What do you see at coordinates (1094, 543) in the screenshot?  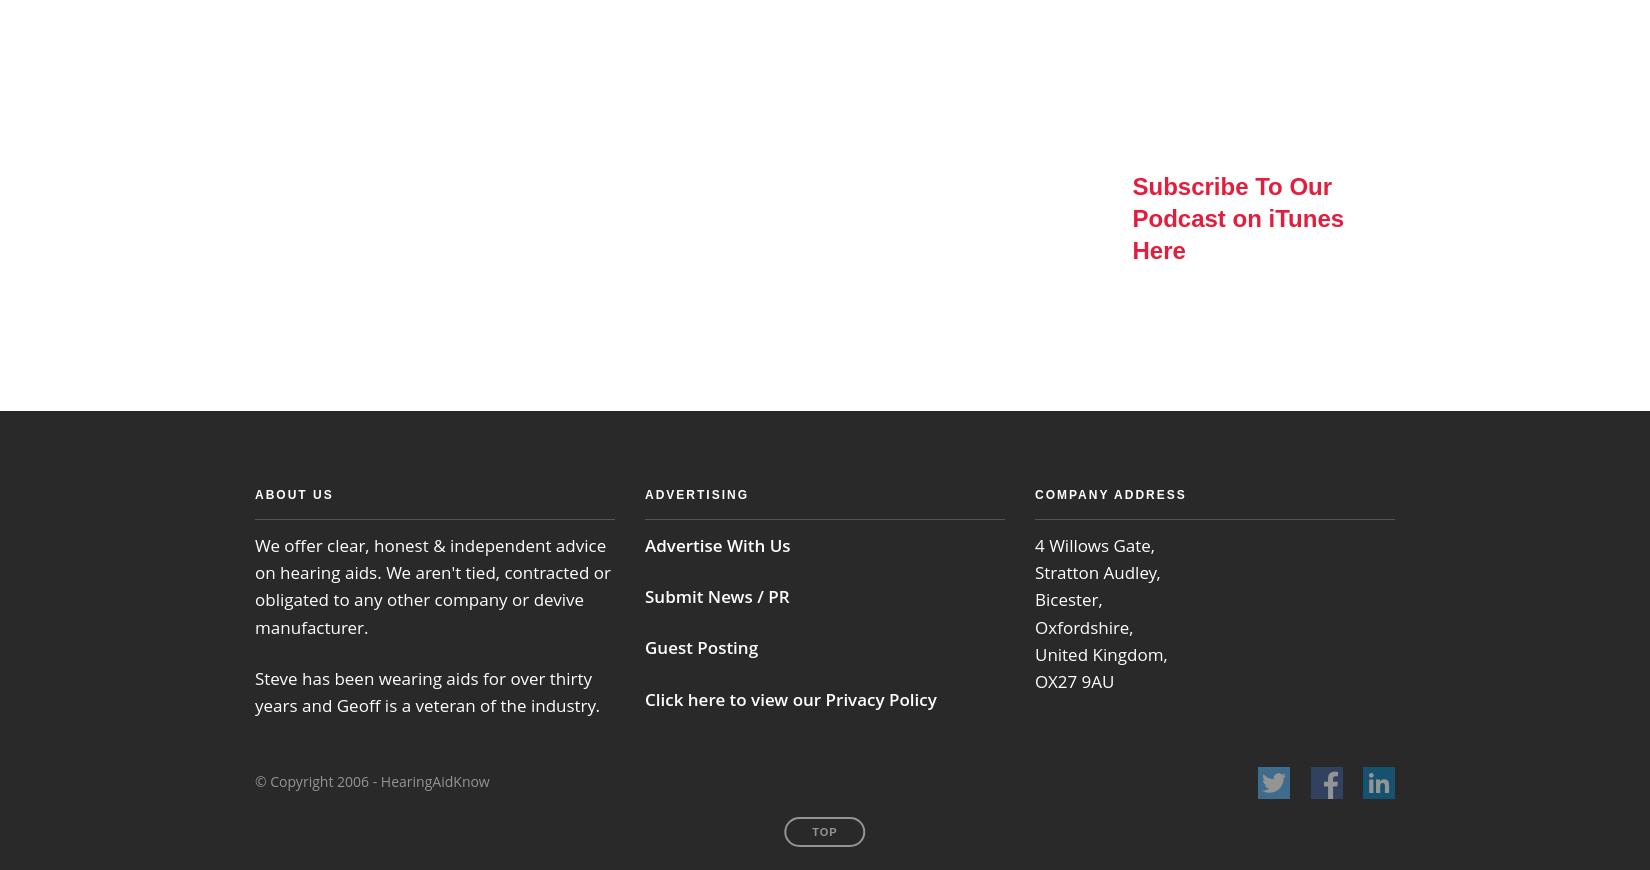 I see `'4 Willows Gate,'` at bounding box center [1094, 543].